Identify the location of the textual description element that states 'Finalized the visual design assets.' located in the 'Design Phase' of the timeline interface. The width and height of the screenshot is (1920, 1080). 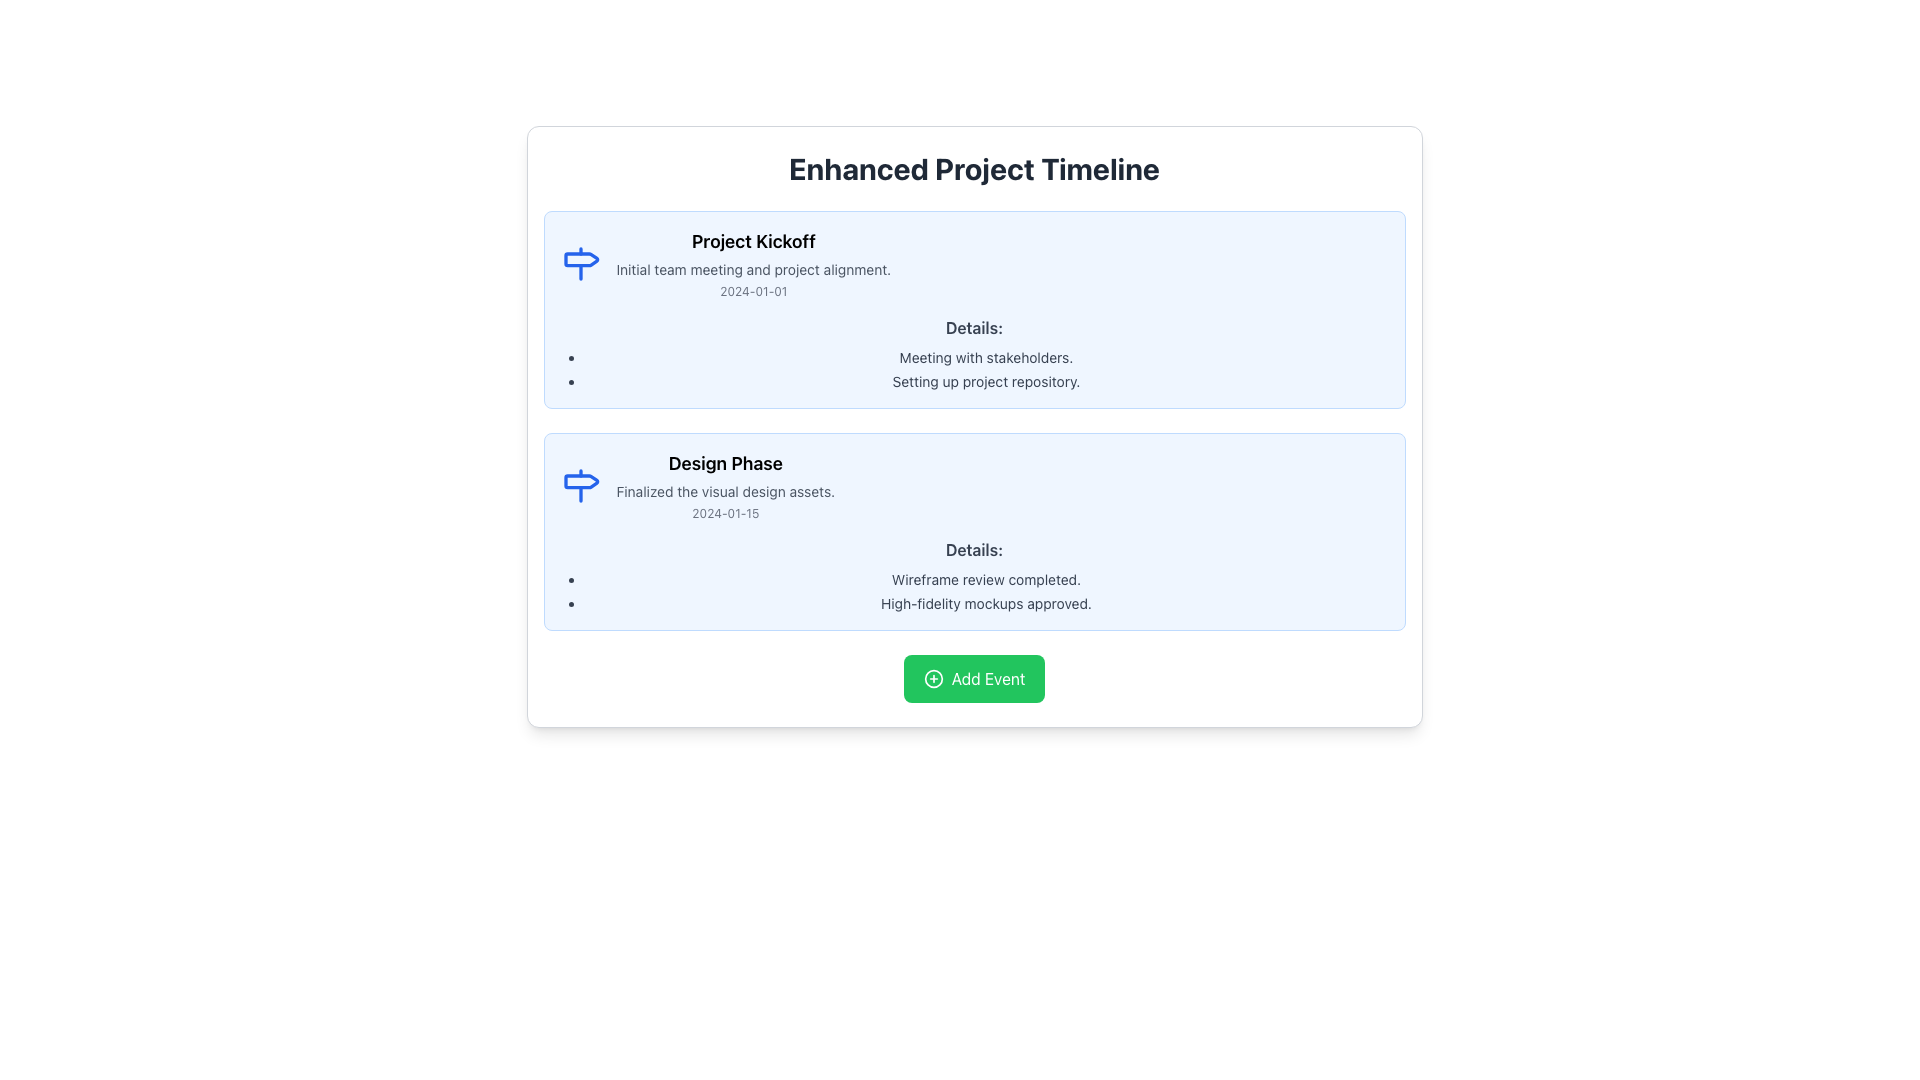
(724, 492).